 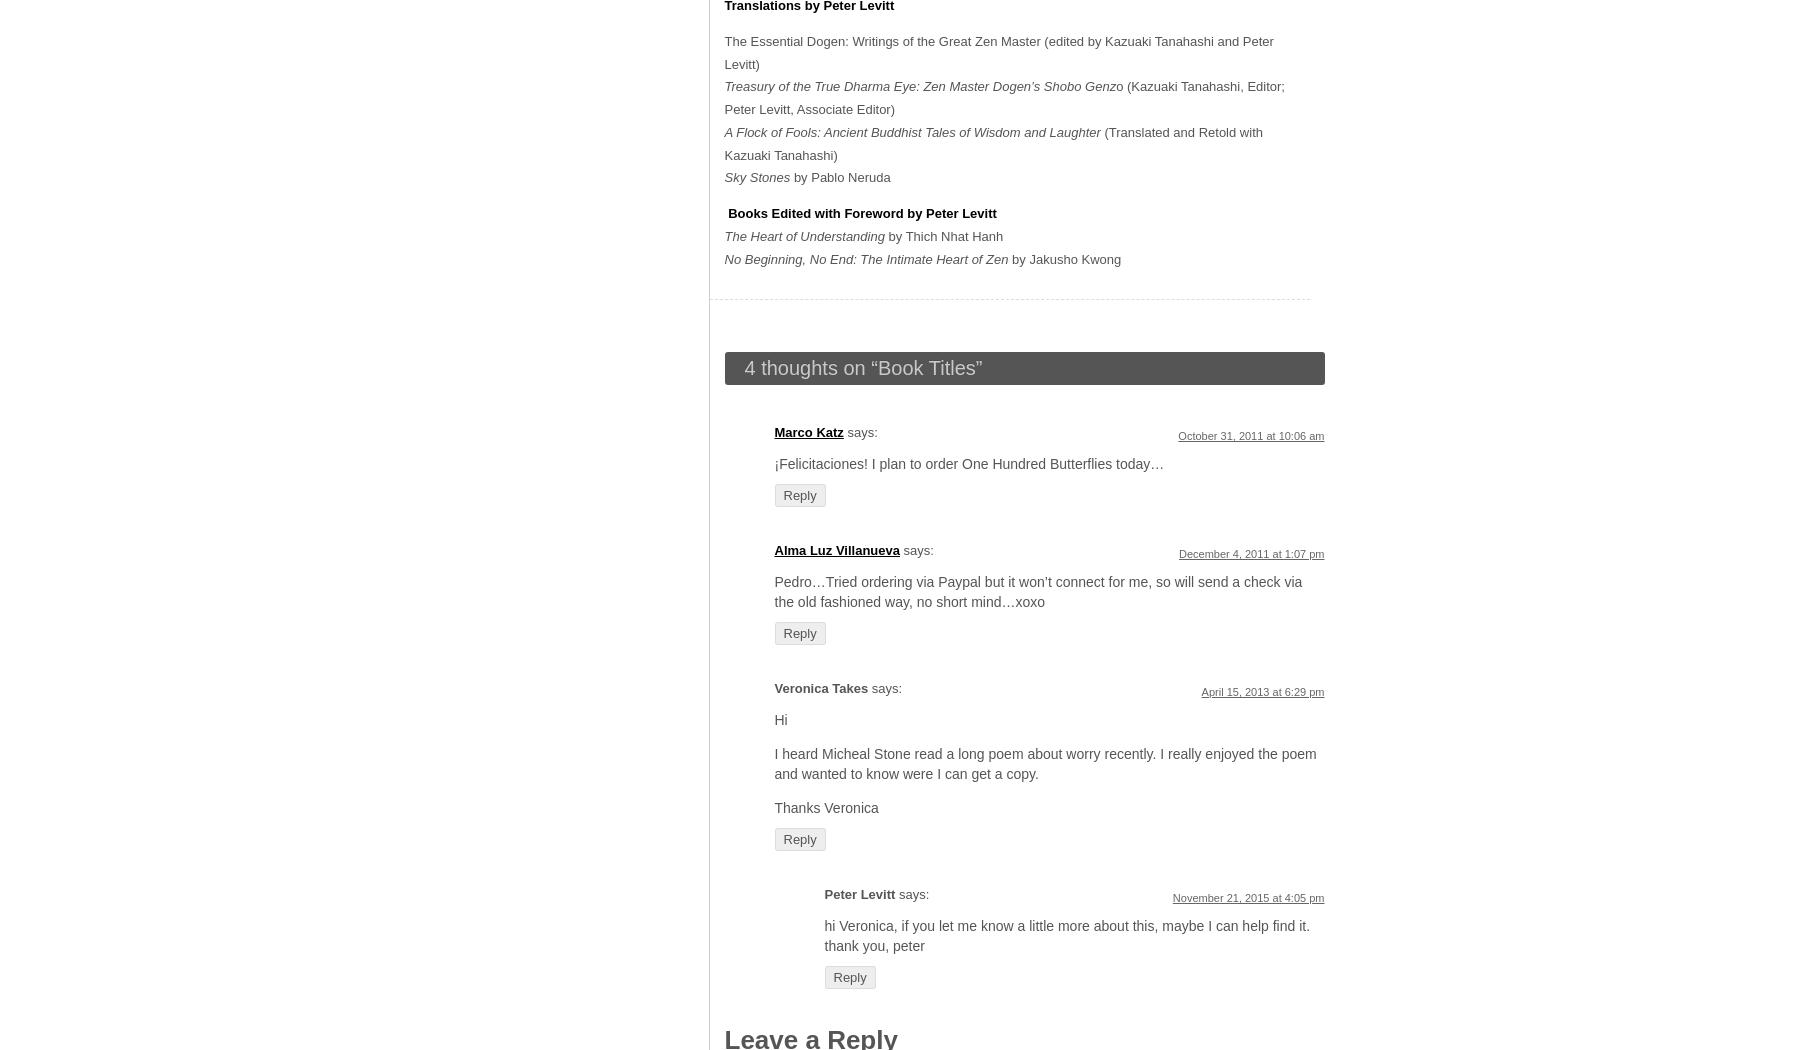 I want to click on 'Marco Katz', so click(x=808, y=431).